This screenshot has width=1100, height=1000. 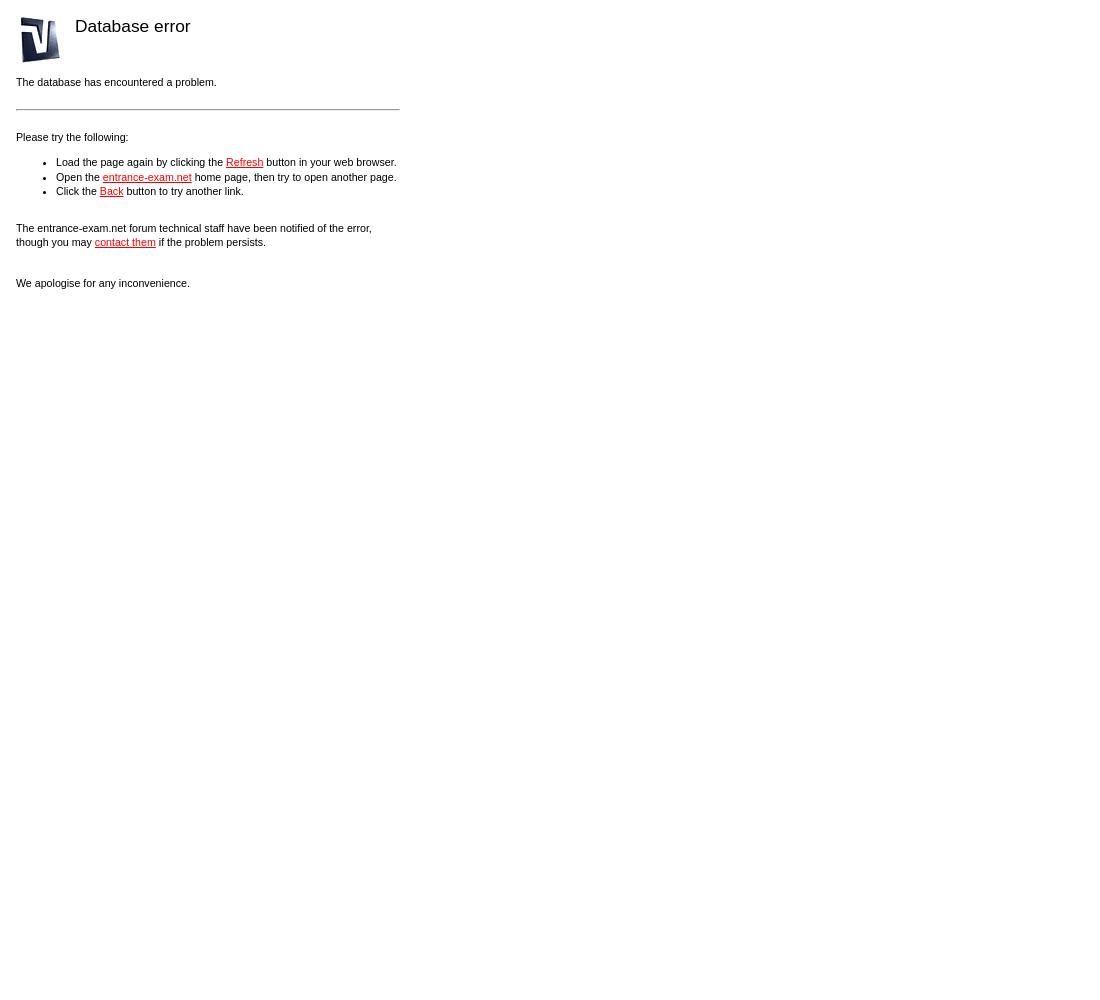 I want to click on 'Load the page again by clicking the', so click(x=140, y=161).